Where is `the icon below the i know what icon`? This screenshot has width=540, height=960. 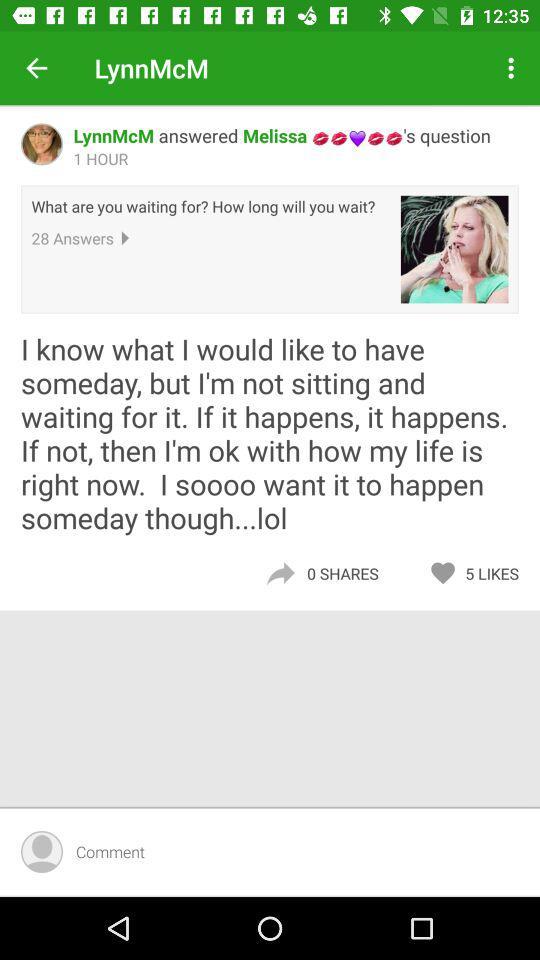 the icon below the i know what icon is located at coordinates (496, 573).